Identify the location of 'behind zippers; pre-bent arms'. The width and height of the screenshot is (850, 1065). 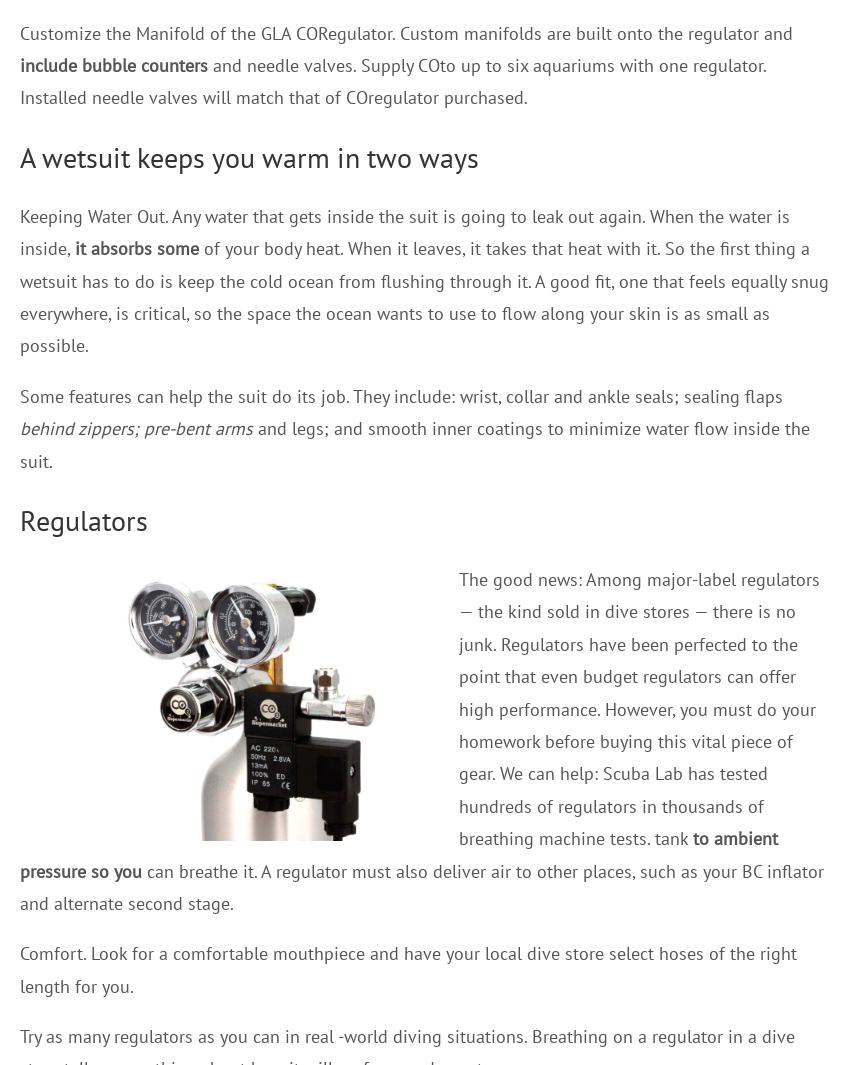
(136, 427).